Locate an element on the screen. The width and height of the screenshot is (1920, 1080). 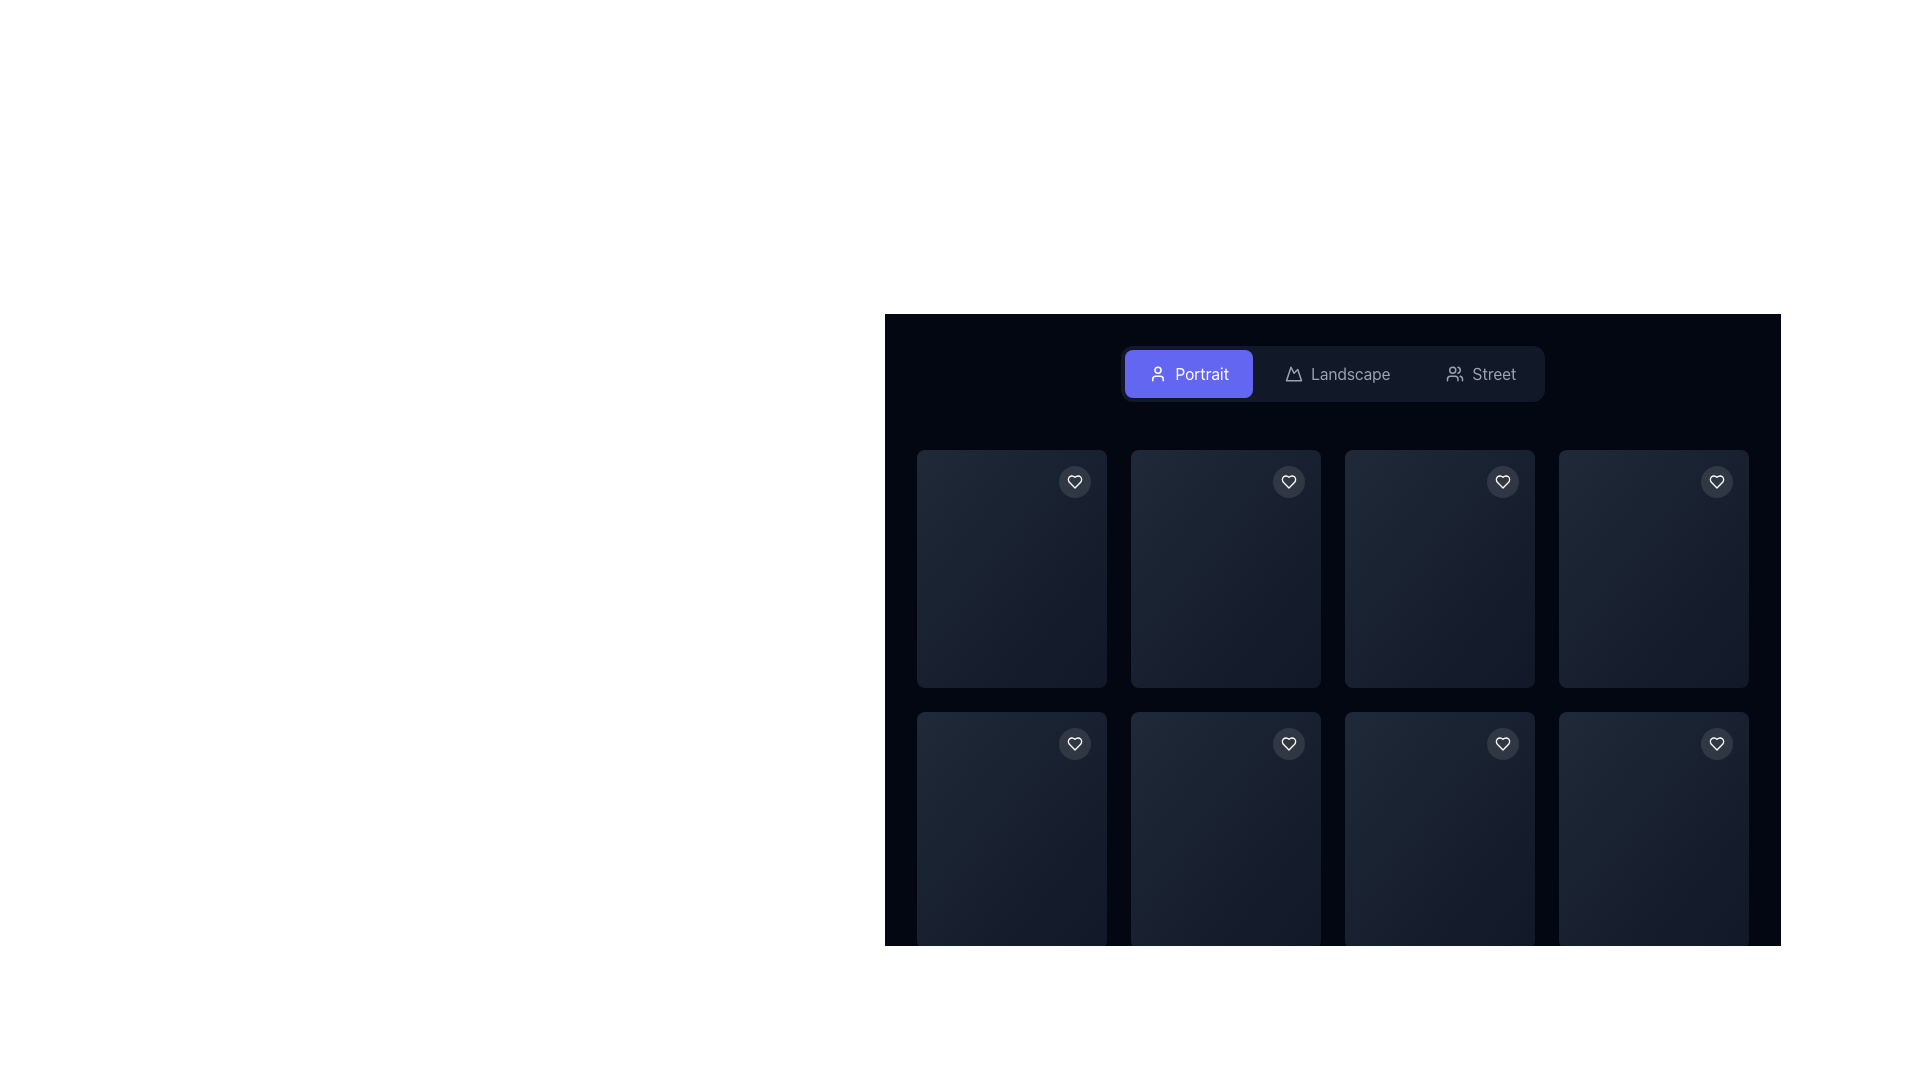
the first card in the second row of the grid titled 'Portrait' is located at coordinates (1012, 829).